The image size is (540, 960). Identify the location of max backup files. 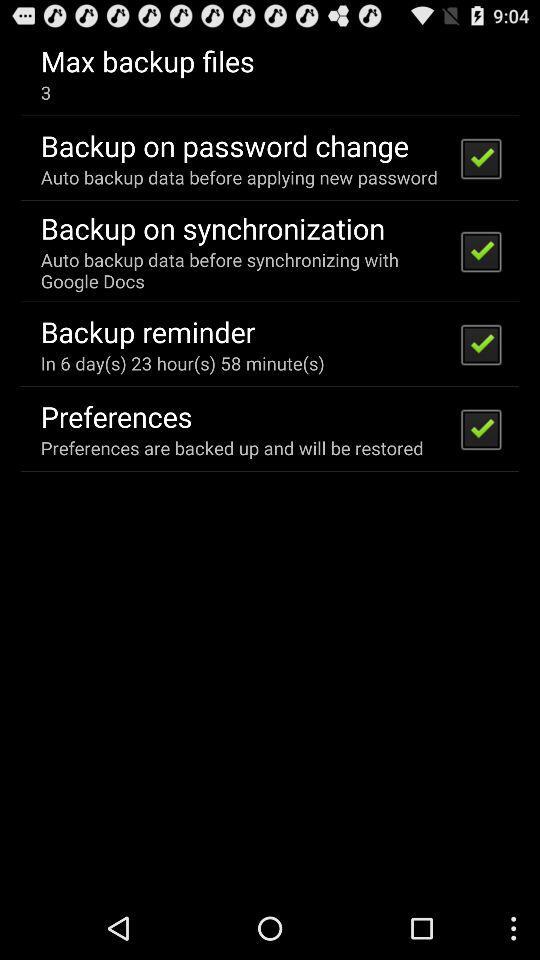
(146, 59).